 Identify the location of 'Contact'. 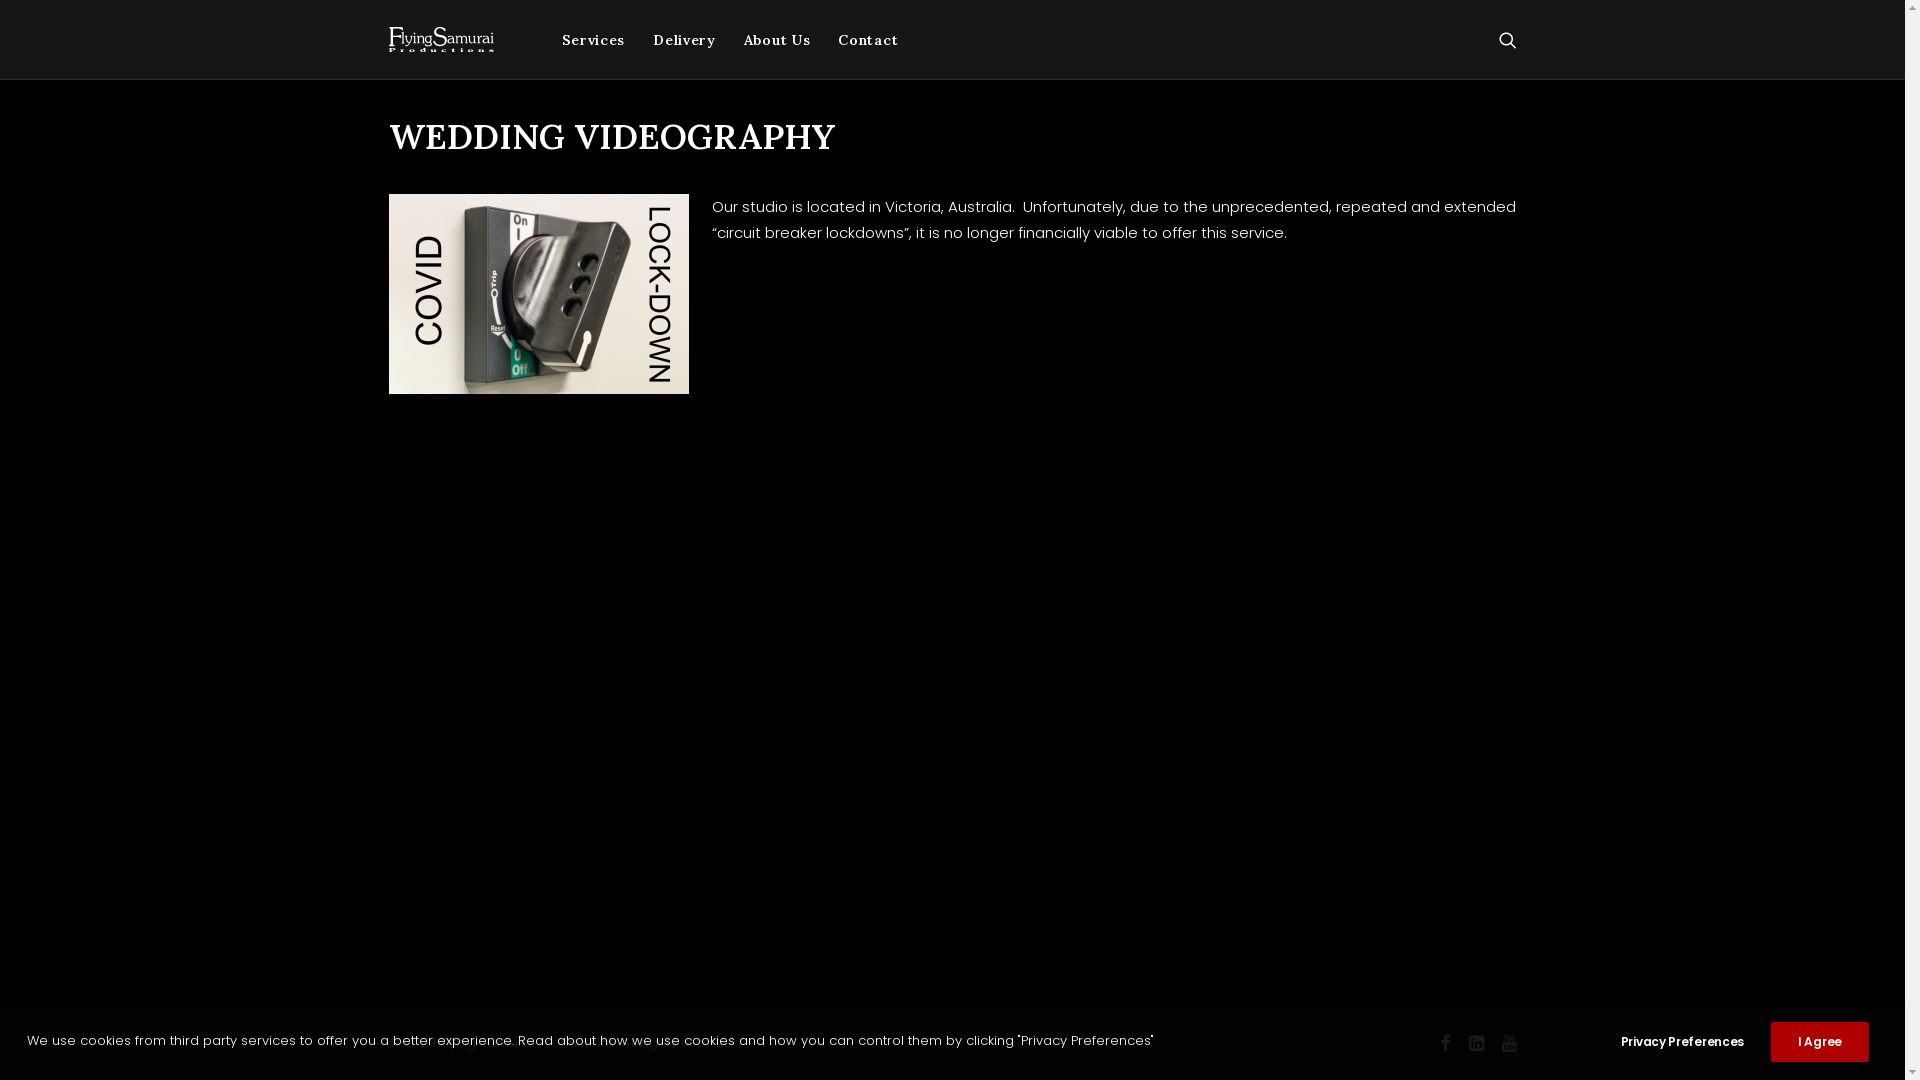
(860, 39).